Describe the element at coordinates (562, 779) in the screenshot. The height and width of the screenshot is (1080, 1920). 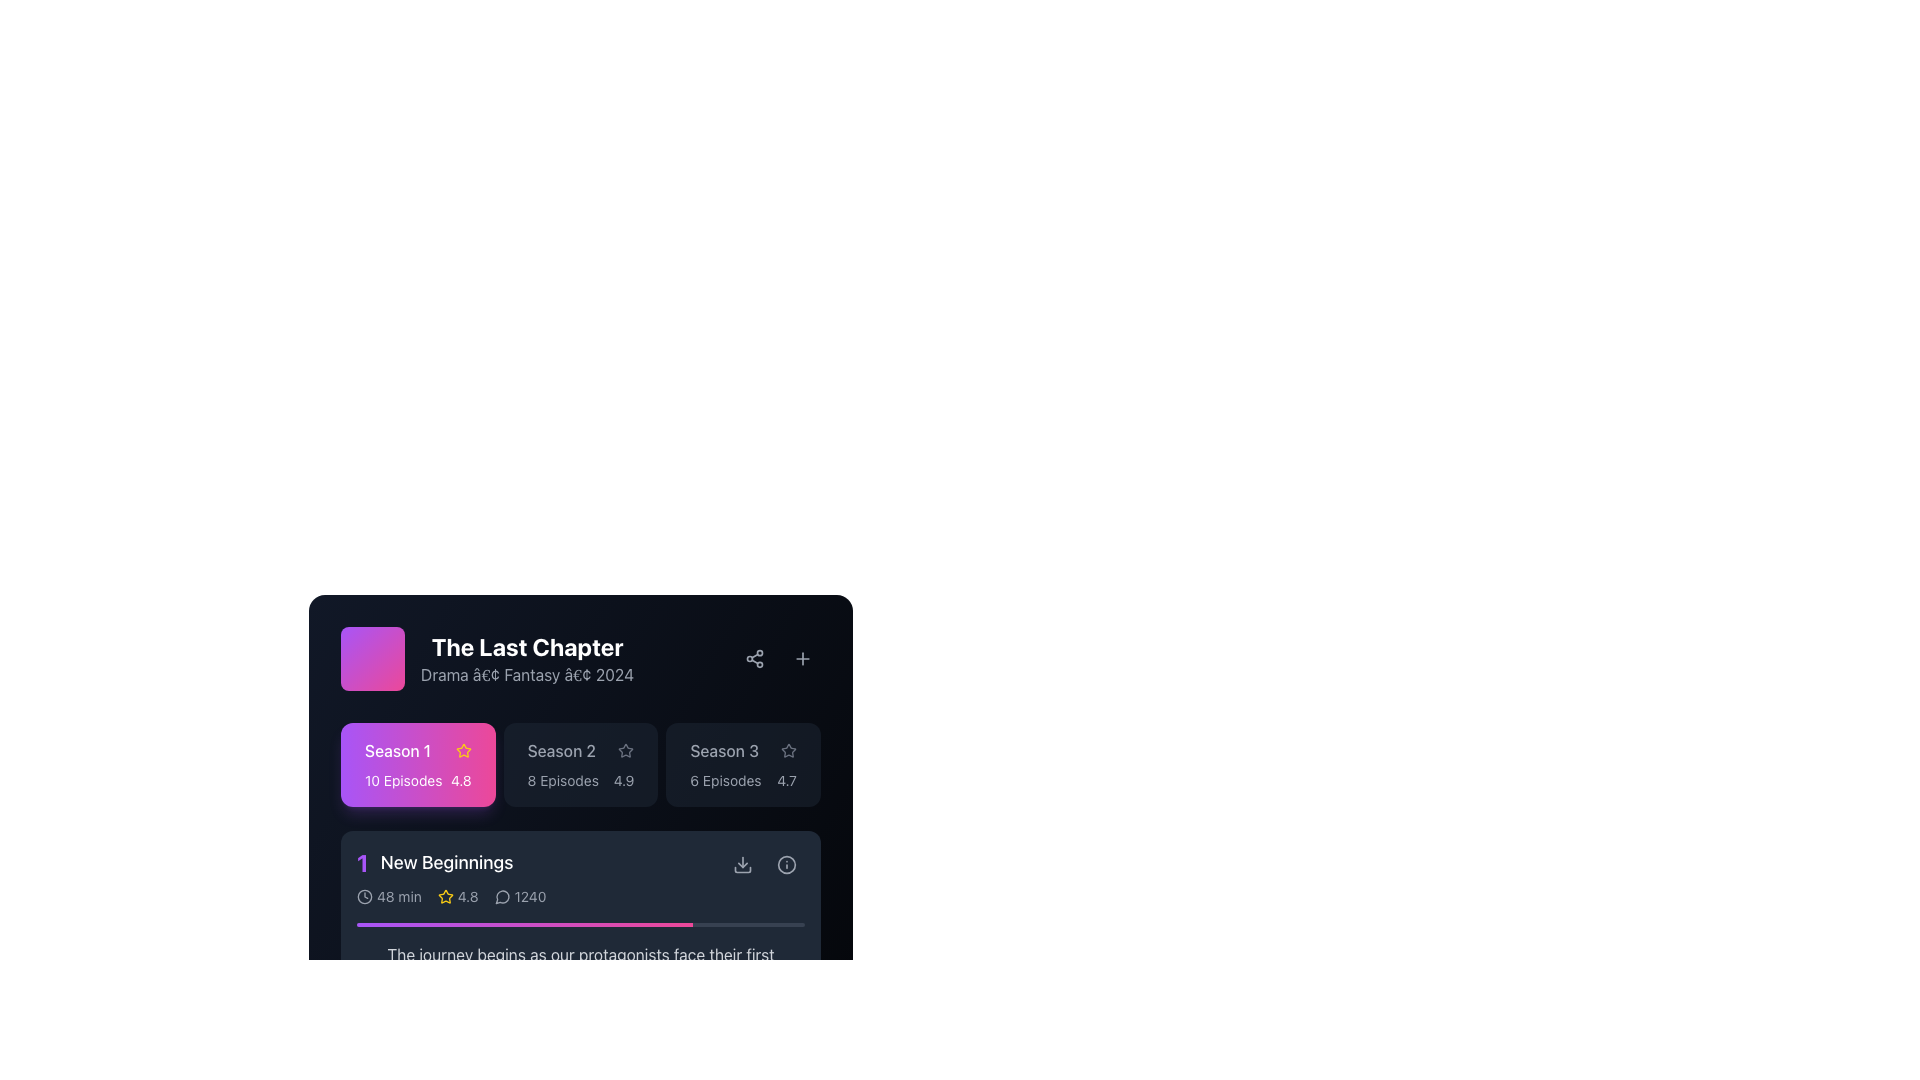
I see `the text label displaying the episode count for Season 2 of 'The Last Chapter', located in the horizontal bar below the title, second from the left among season episode details` at that location.